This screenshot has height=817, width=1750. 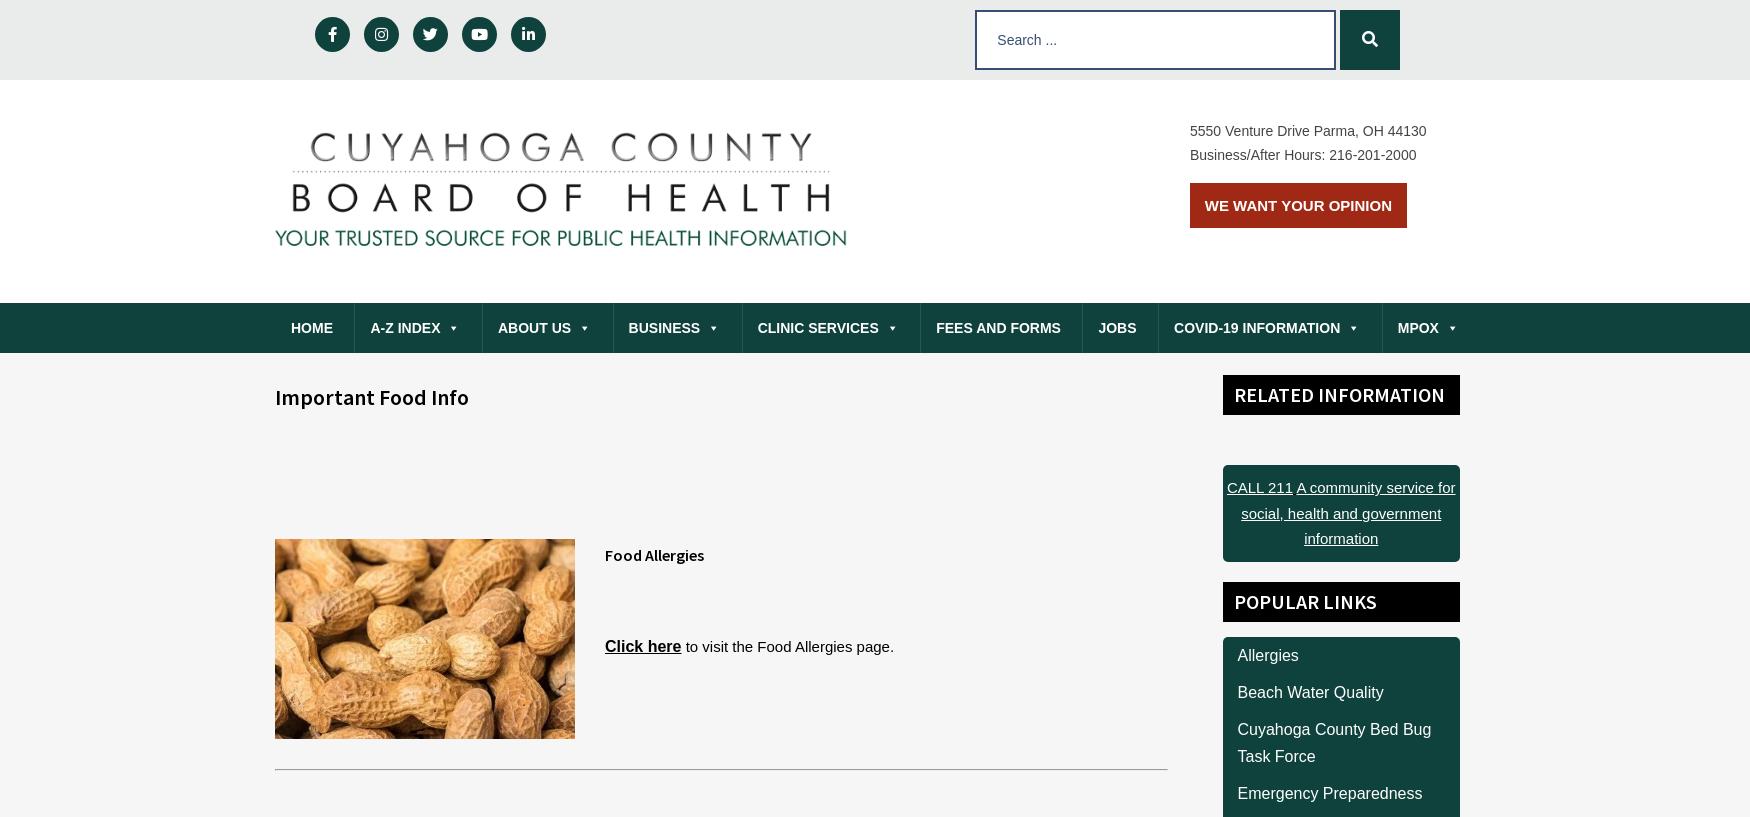 I want to click on 'A-Z Index', so click(x=403, y=327).